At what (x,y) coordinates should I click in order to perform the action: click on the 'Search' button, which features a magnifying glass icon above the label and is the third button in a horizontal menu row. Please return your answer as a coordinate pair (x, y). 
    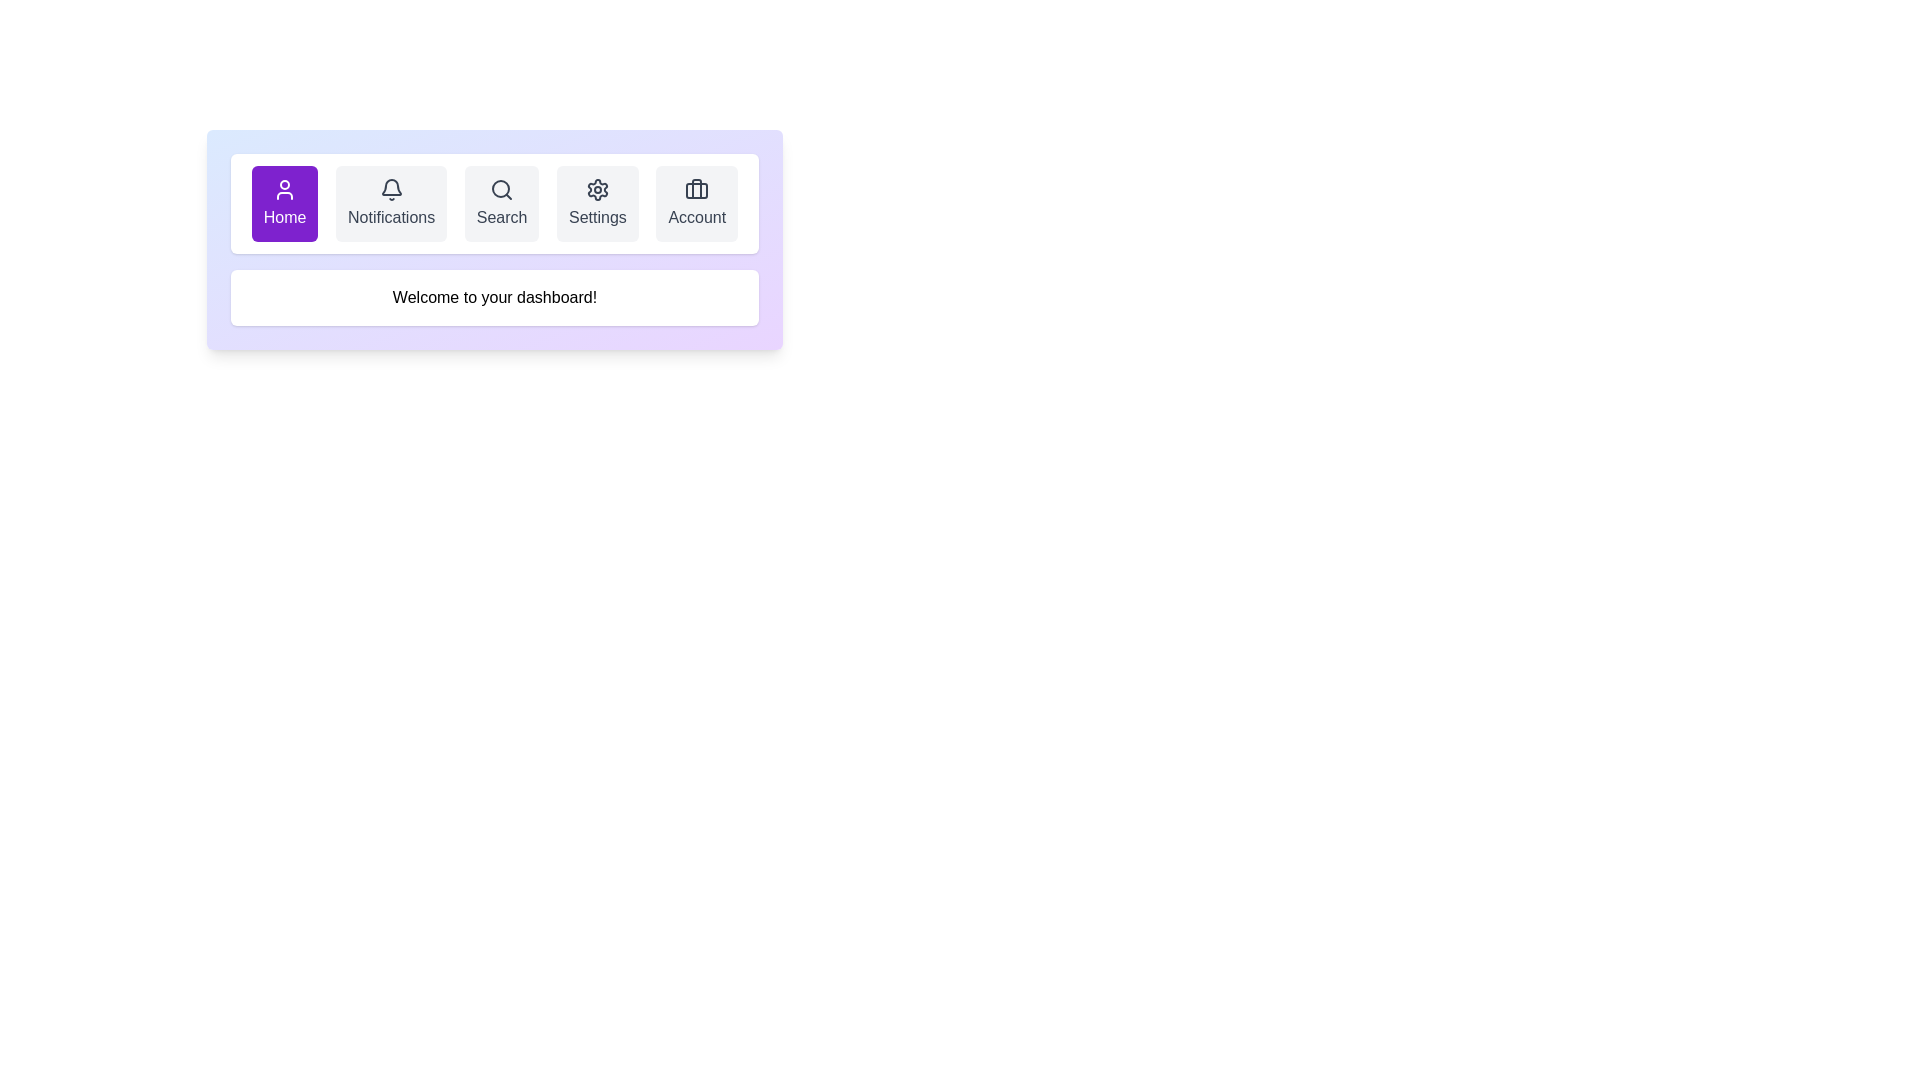
    Looking at the image, I should click on (502, 204).